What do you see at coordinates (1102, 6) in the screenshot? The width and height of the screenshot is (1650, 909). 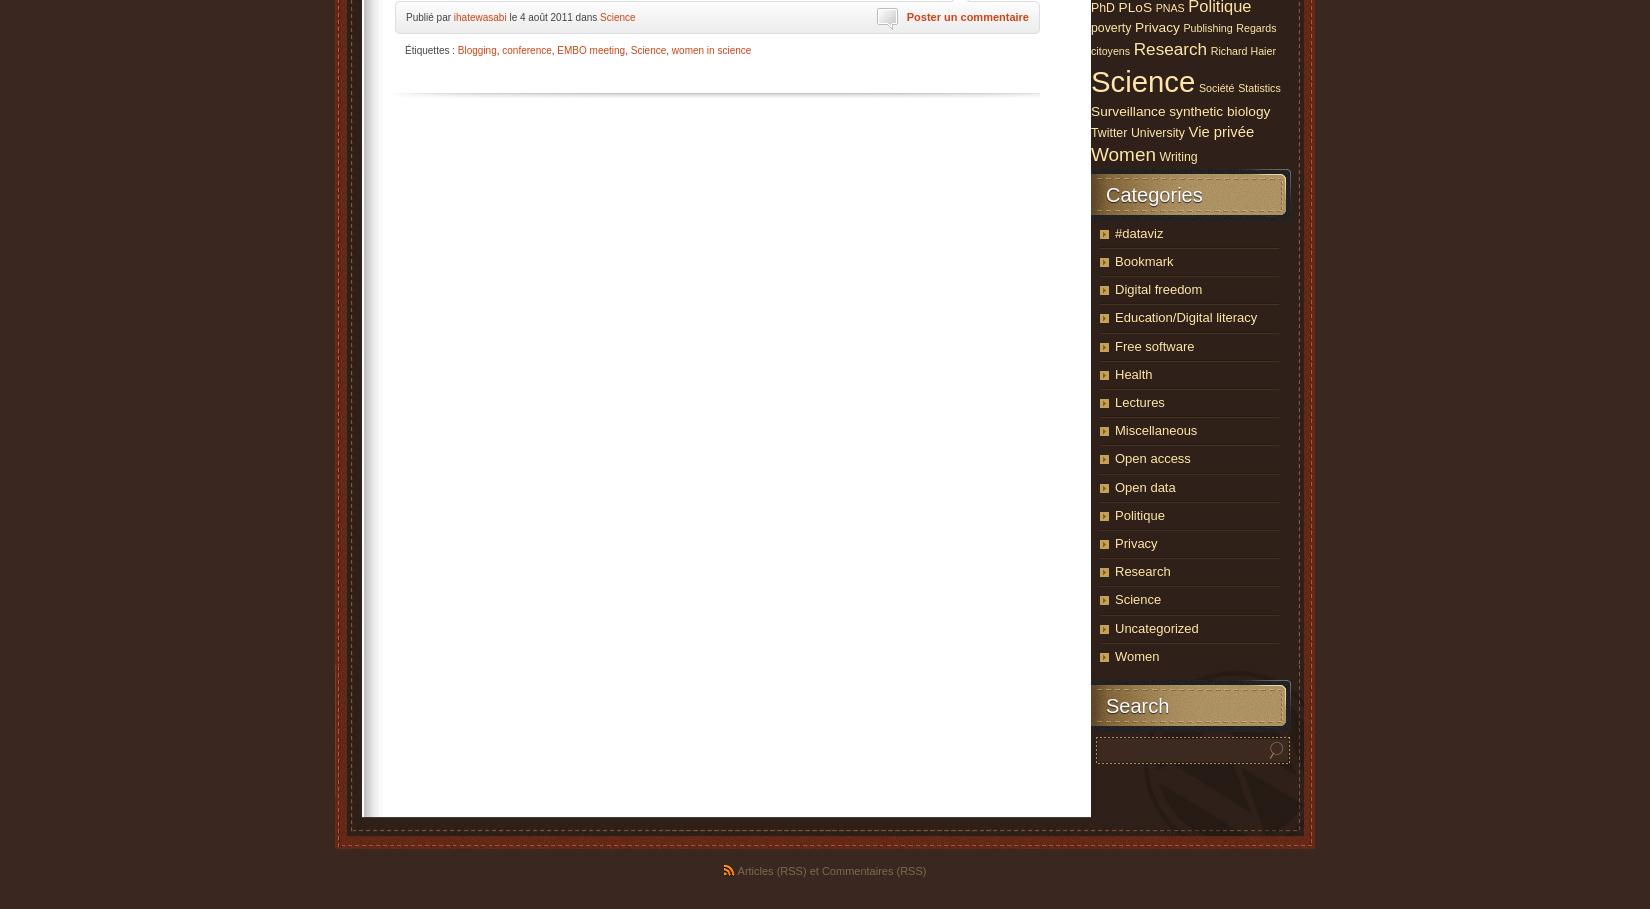 I see `'PhD'` at bounding box center [1102, 6].